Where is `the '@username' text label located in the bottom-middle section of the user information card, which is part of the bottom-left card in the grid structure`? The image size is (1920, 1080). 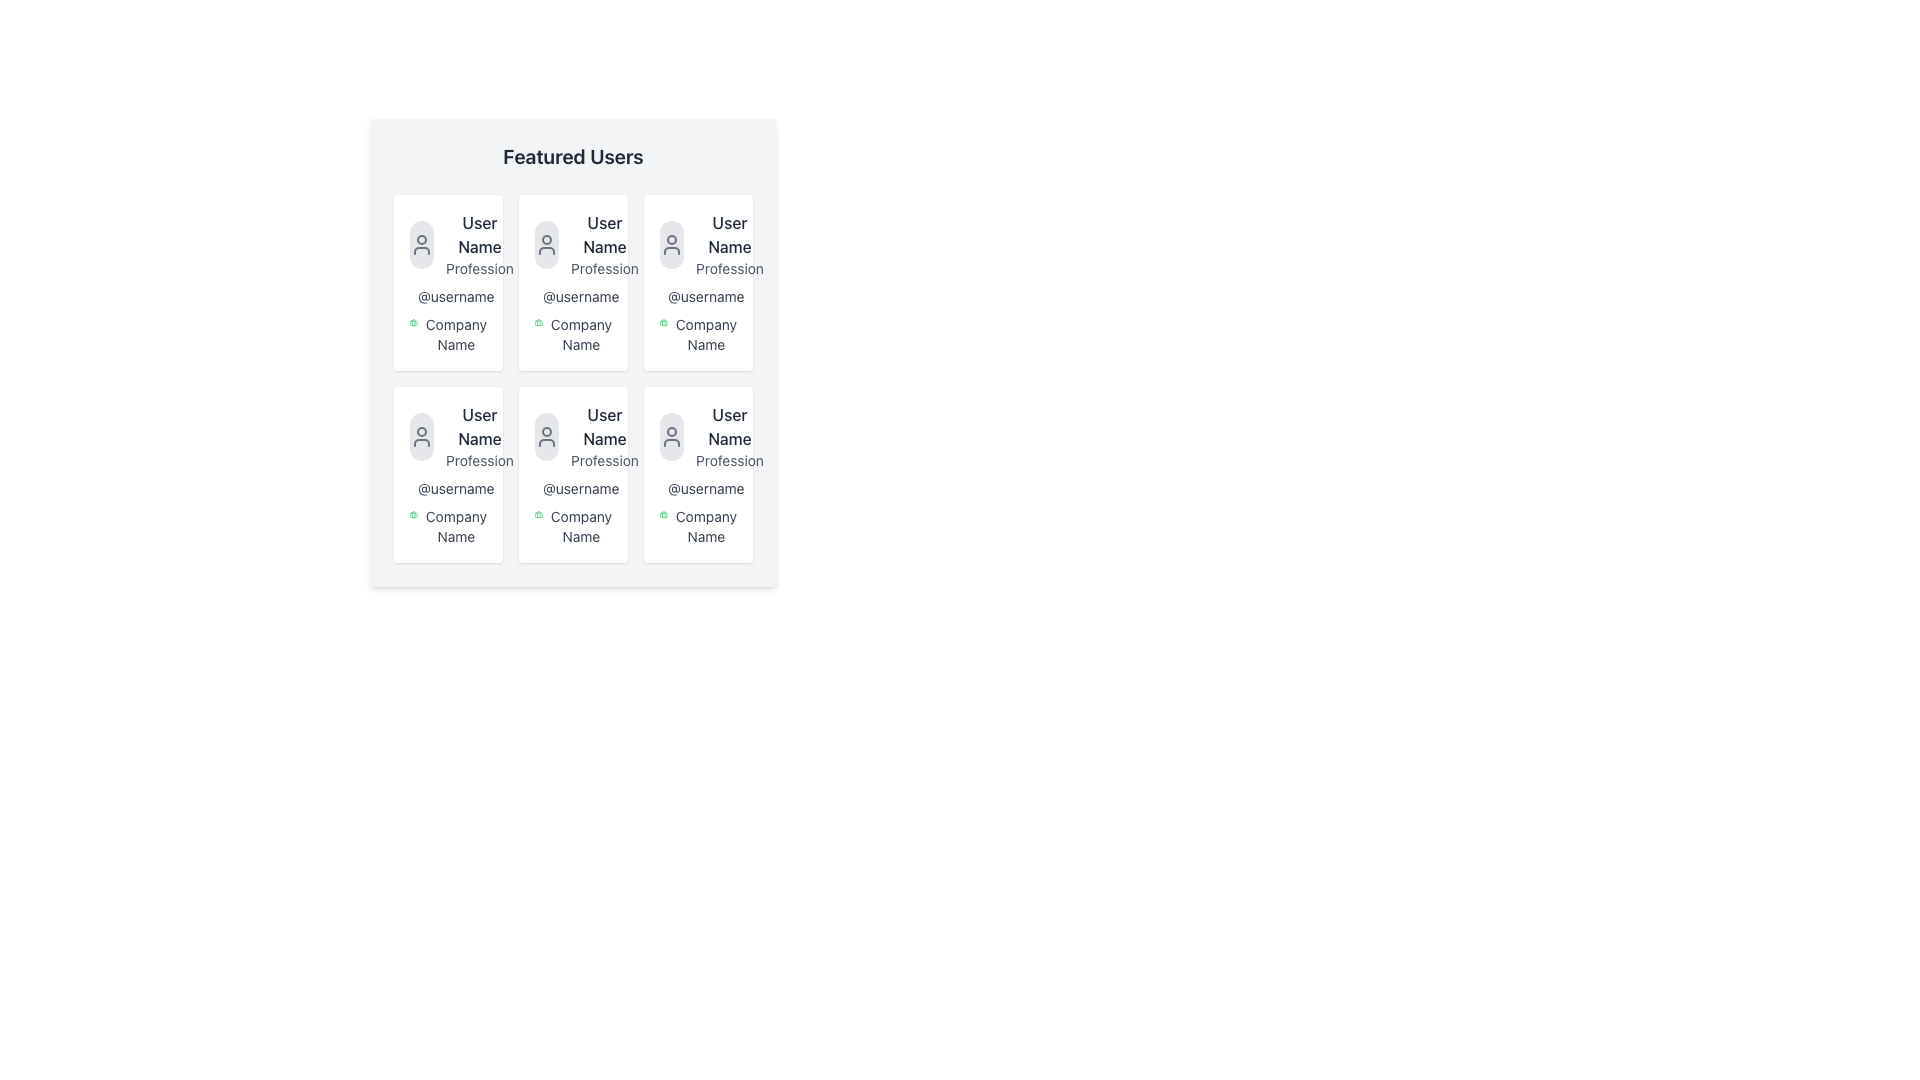 the '@username' text label located in the bottom-middle section of the user information card, which is part of the bottom-left card in the grid structure is located at coordinates (455, 489).